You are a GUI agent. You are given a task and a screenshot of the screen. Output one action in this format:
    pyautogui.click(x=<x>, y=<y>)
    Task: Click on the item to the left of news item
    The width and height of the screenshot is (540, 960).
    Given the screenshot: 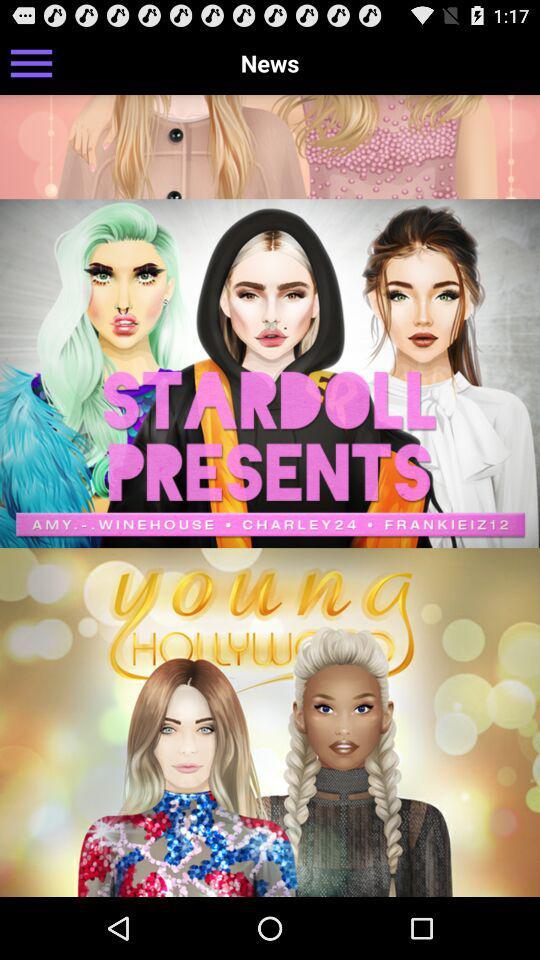 What is the action you would take?
    pyautogui.click(x=30, y=62)
    